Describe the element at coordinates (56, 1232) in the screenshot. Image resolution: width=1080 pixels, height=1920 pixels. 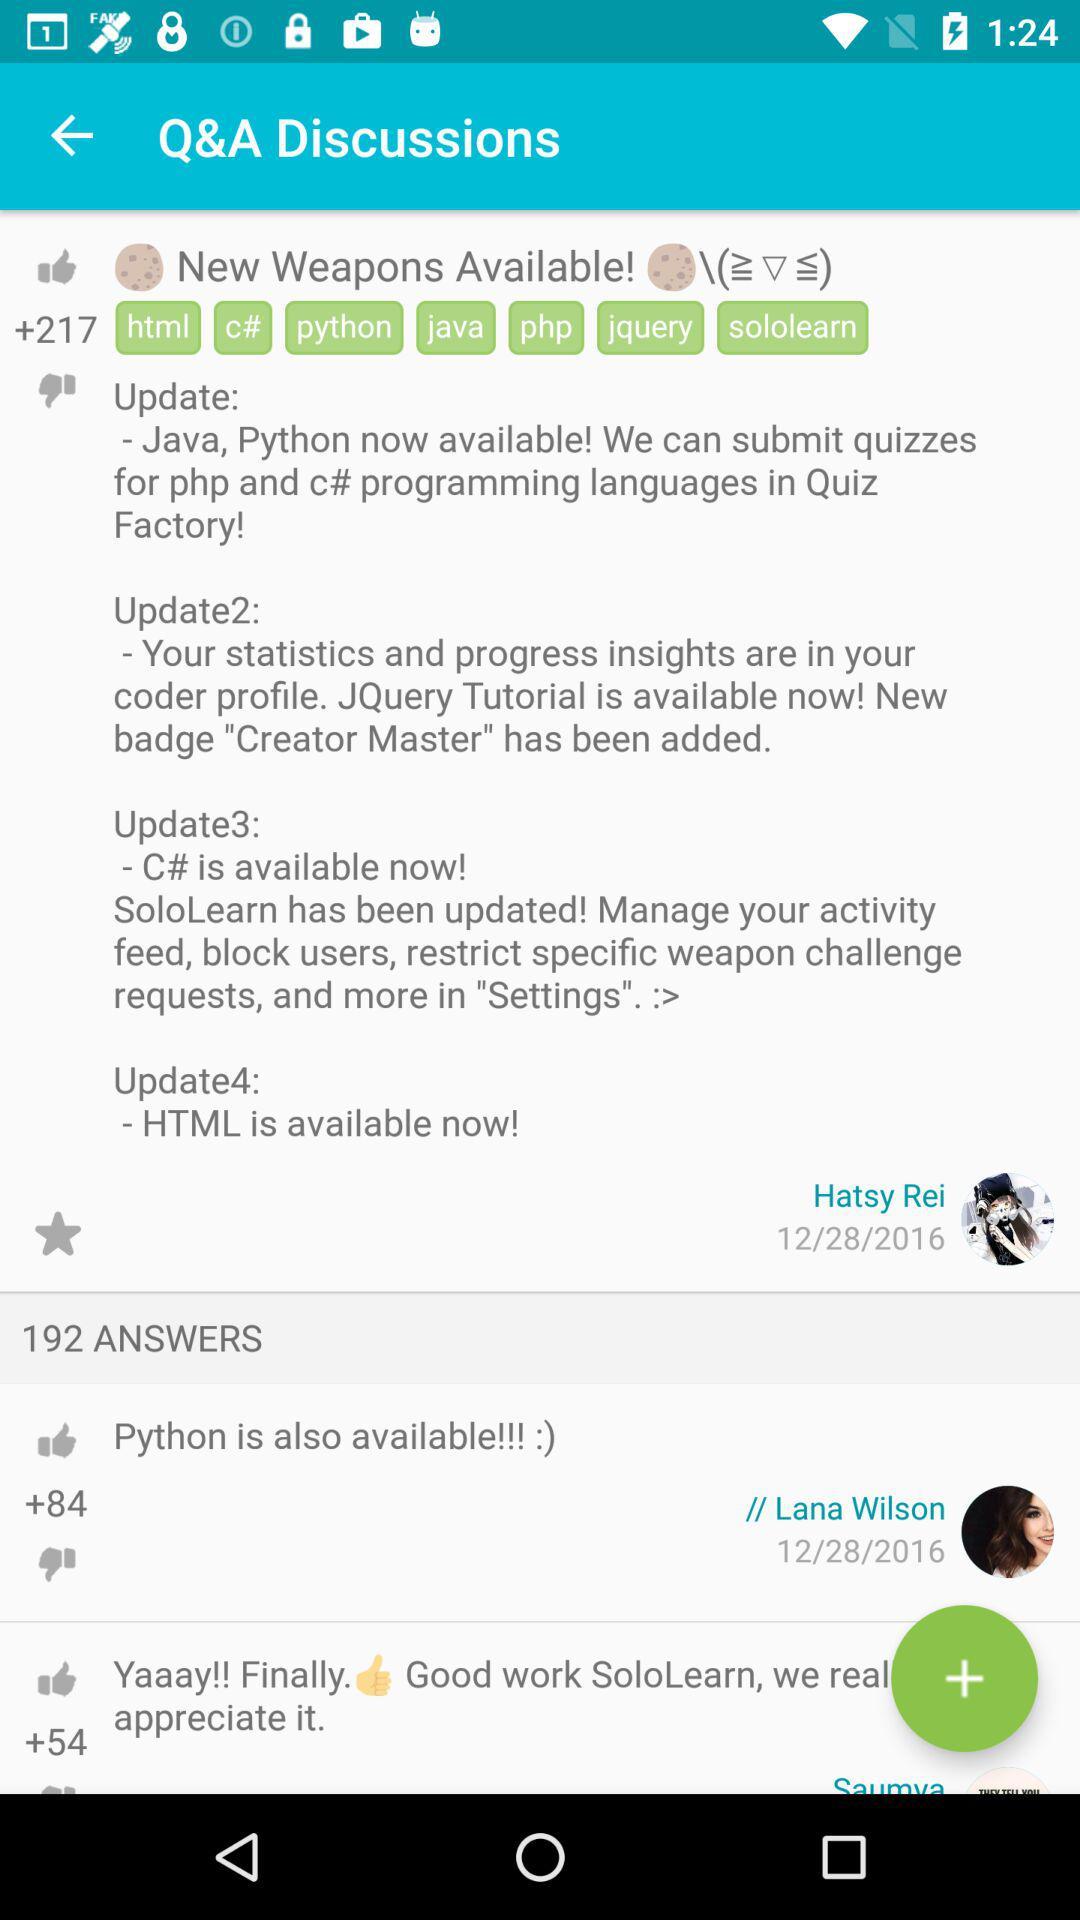
I see `option` at that location.